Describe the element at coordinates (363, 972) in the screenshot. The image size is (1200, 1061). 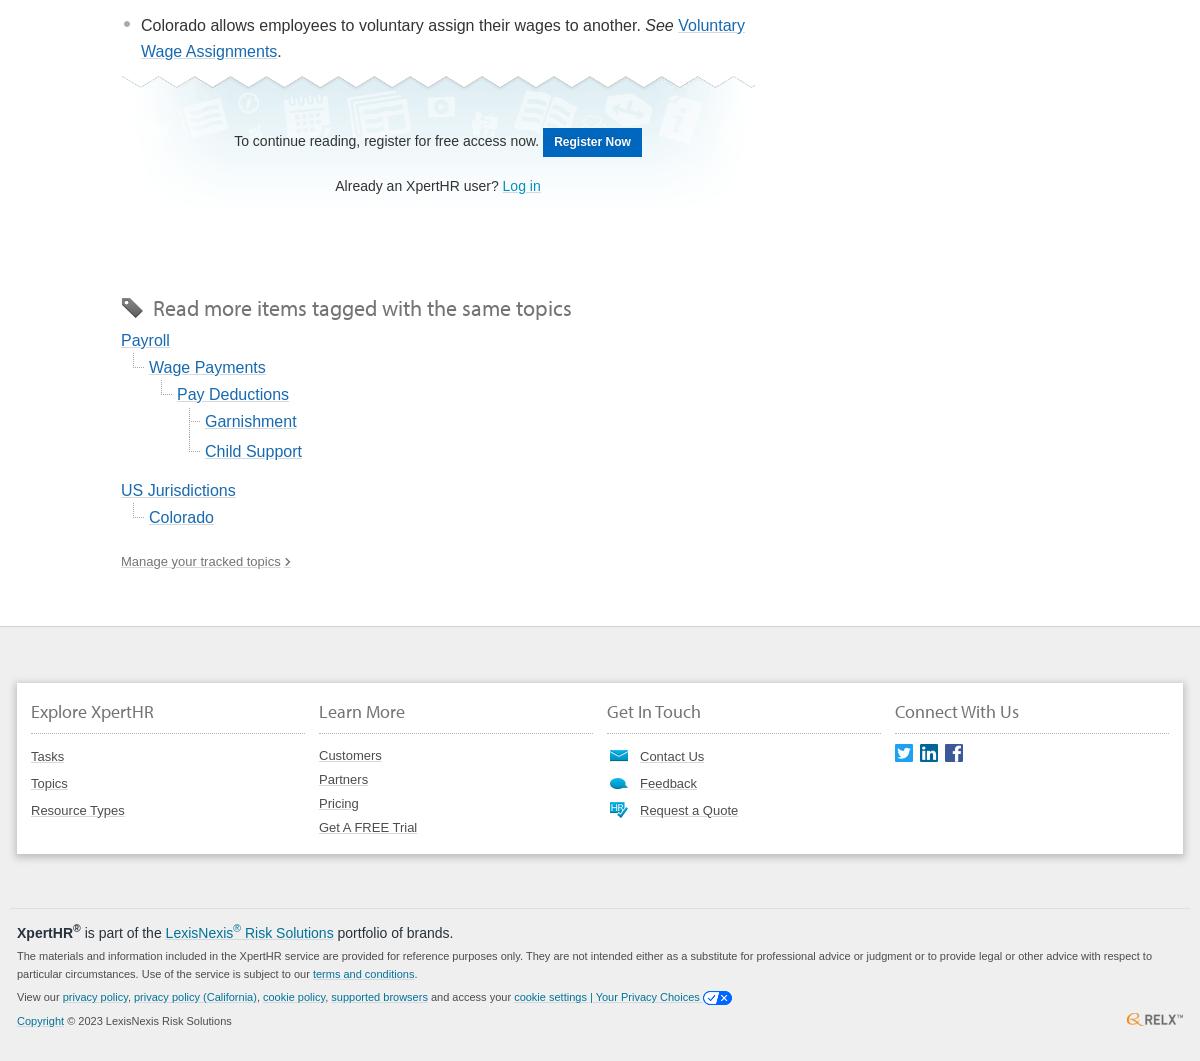
I see `'terms and conditions'` at that location.